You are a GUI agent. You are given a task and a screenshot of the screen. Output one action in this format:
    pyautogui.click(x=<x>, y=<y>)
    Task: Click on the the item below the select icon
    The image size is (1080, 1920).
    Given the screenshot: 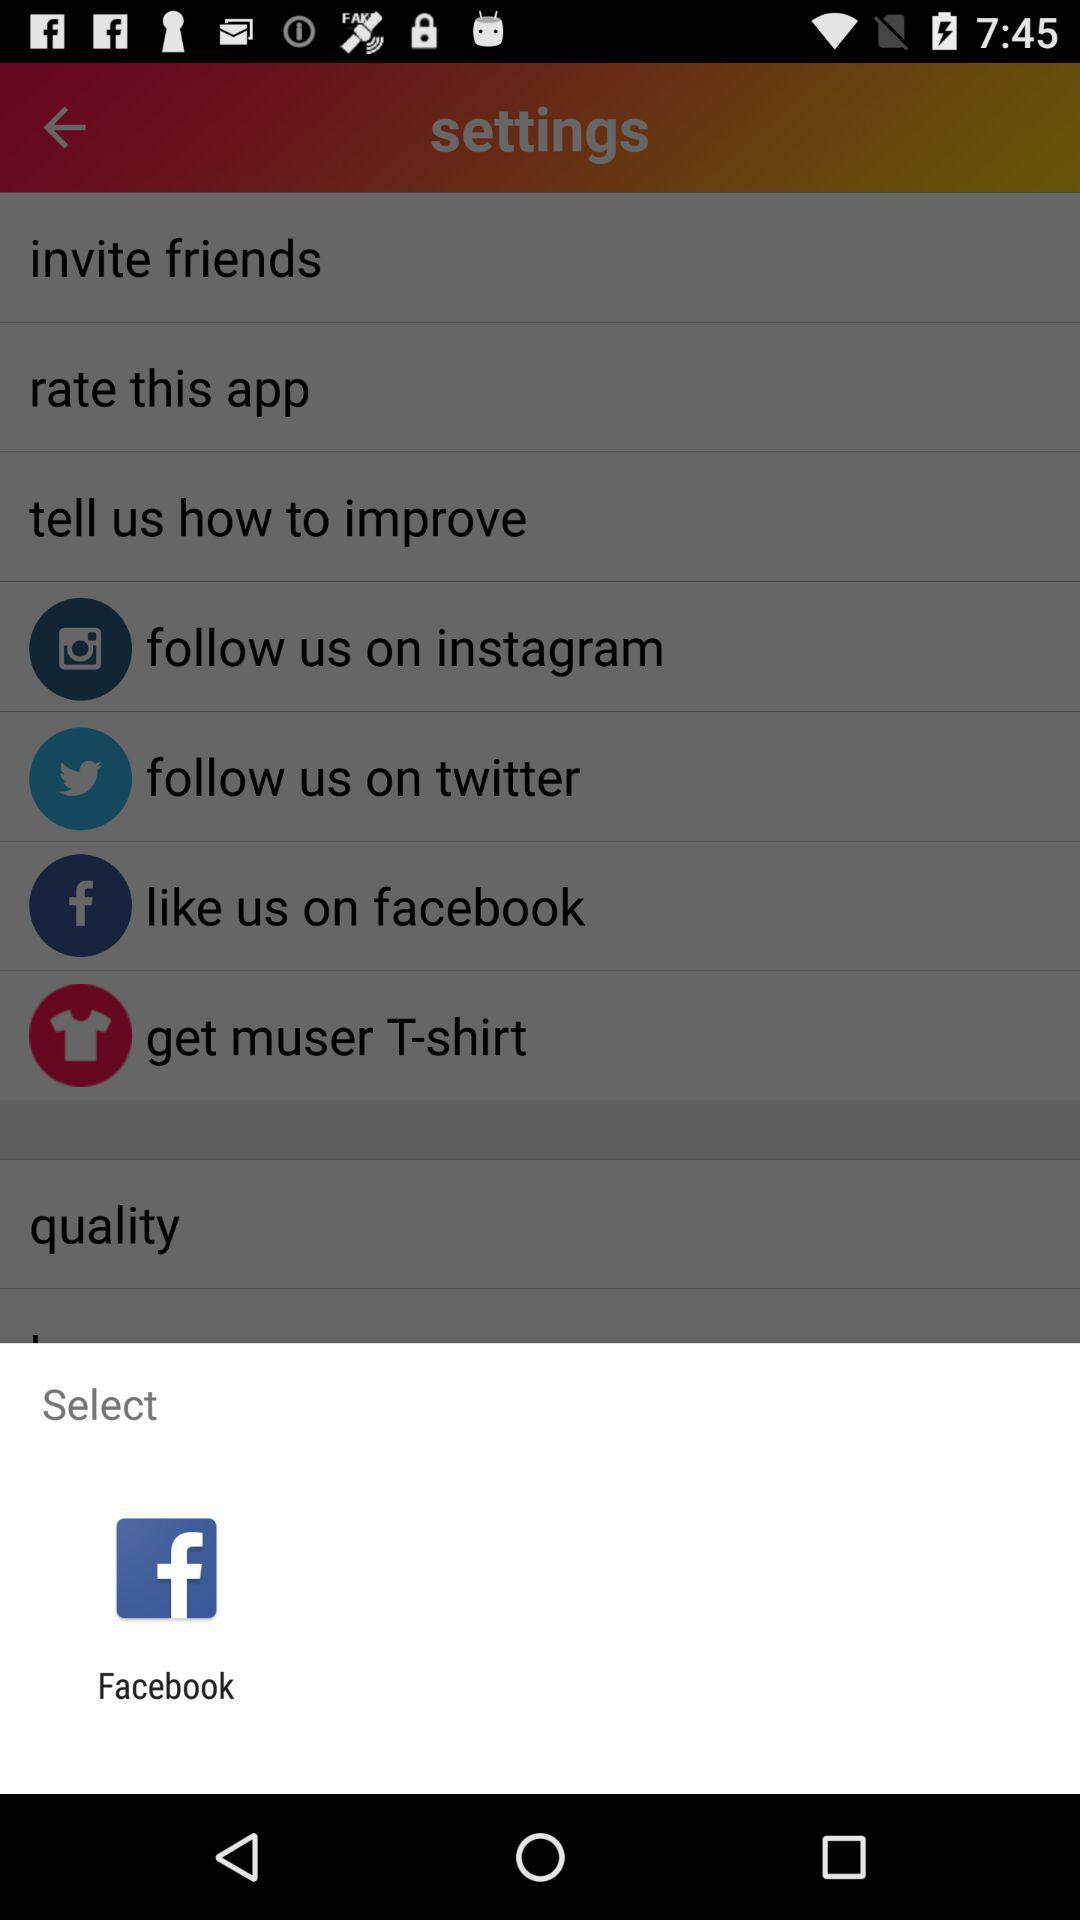 What is the action you would take?
    pyautogui.click(x=165, y=1567)
    